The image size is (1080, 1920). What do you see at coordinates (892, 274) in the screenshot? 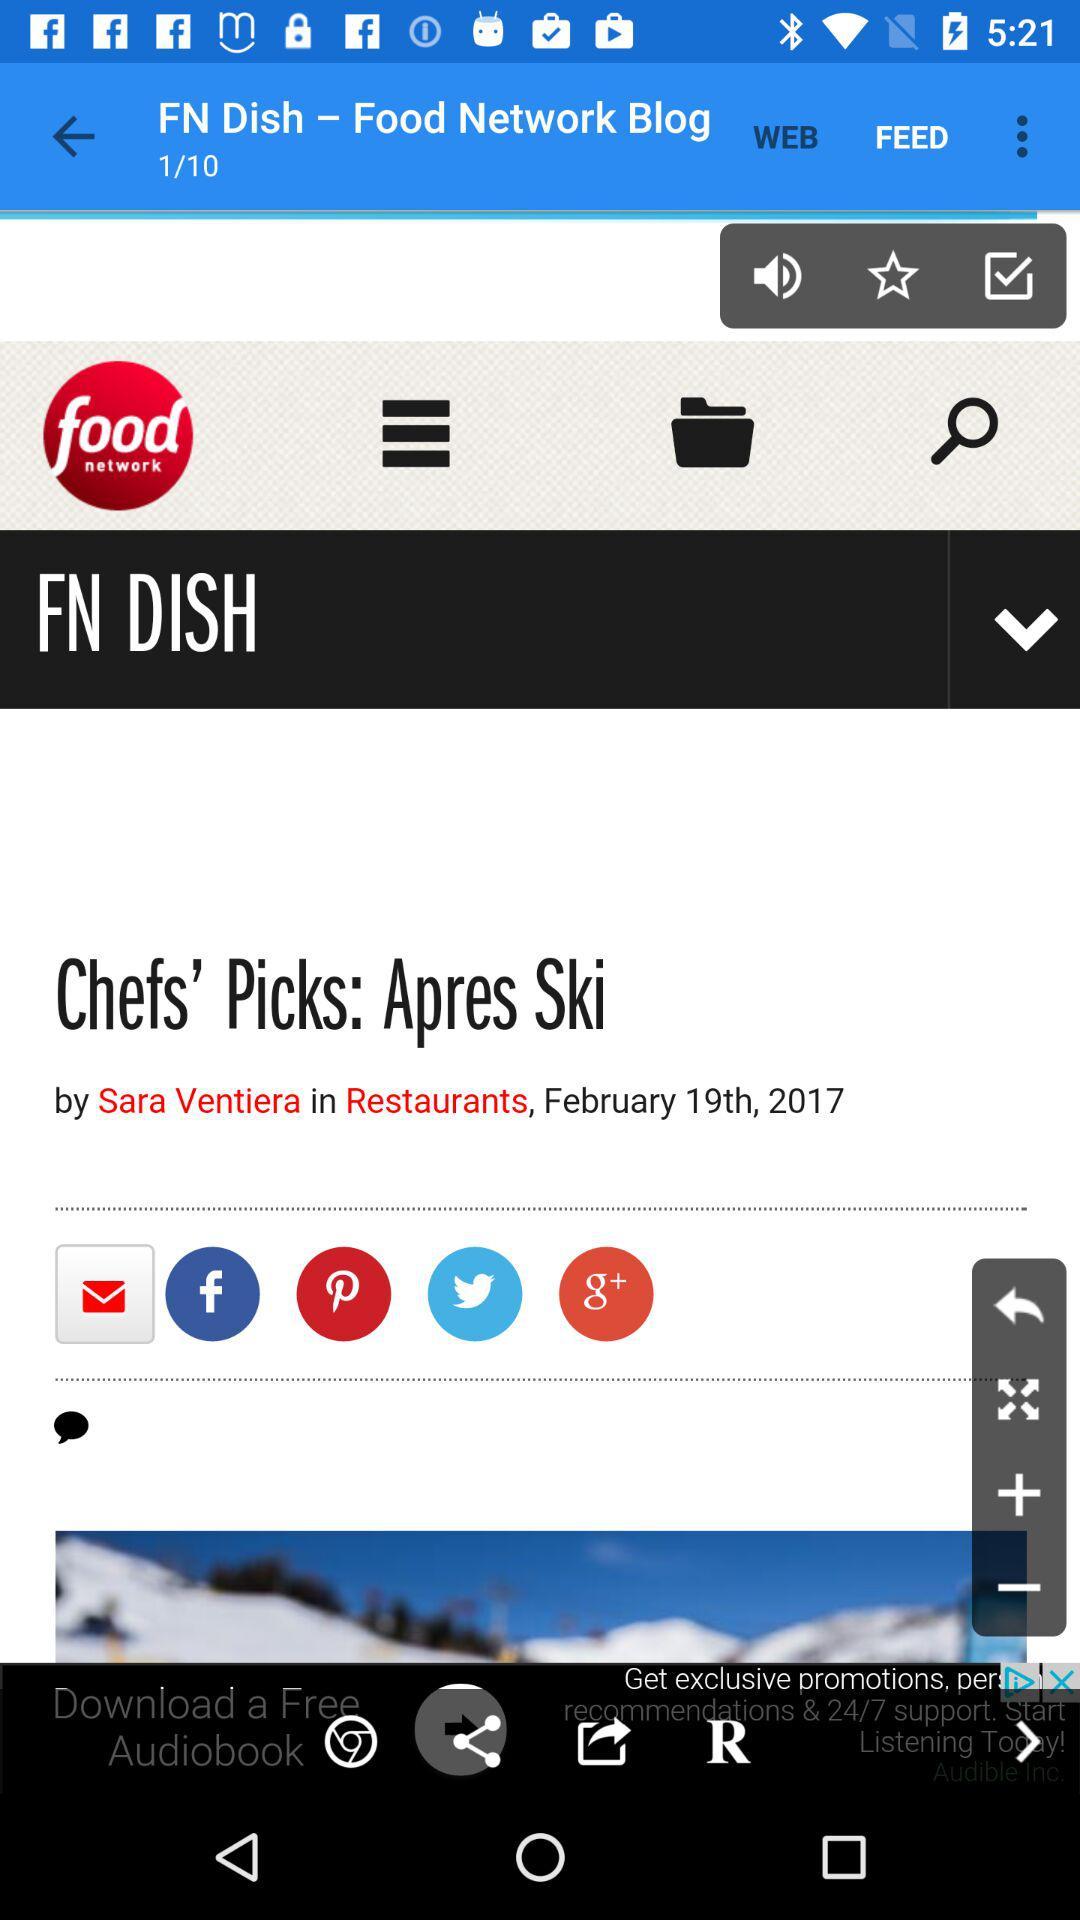
I see `the star icon` at bounding box center [892, 274].